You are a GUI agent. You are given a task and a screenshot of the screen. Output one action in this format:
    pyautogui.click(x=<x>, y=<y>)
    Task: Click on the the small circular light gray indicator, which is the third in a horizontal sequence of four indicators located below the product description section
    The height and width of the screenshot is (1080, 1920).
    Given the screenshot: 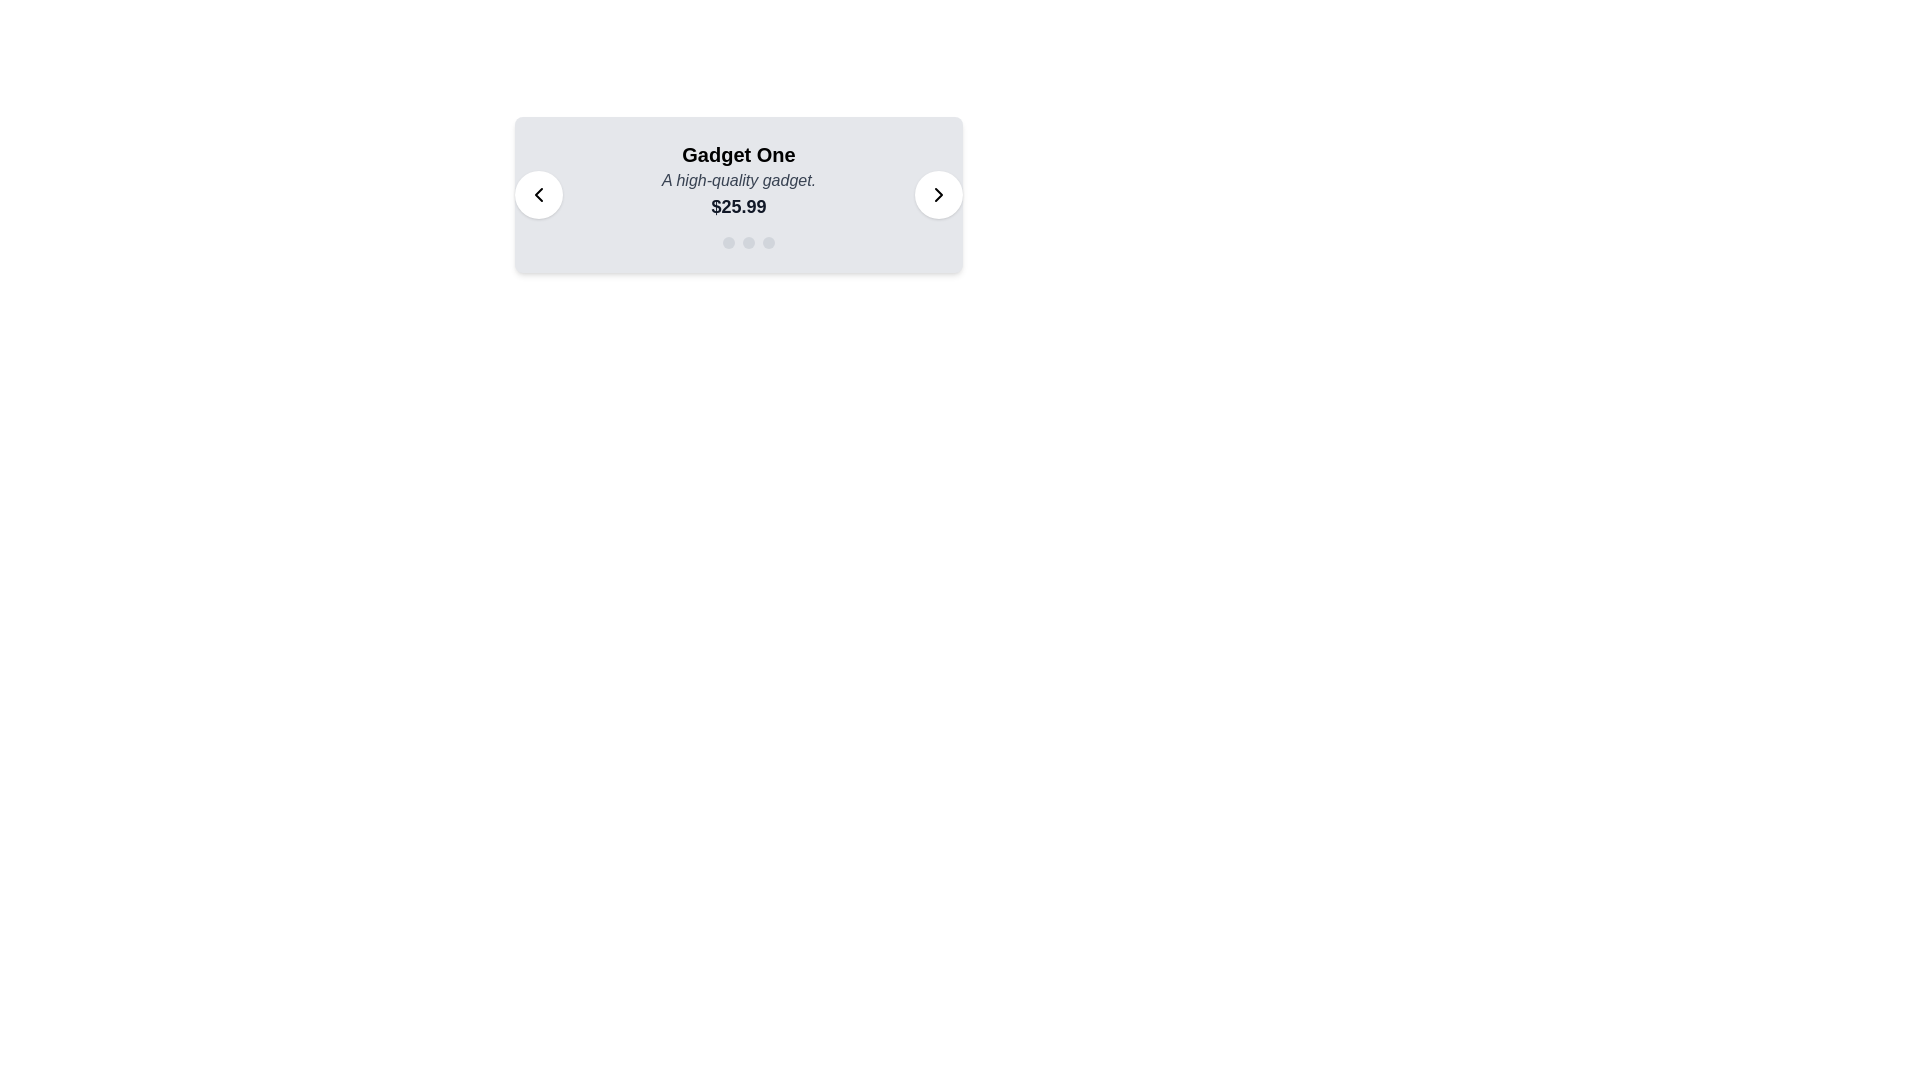 What is the action you would take?
    pyautogui.click(x=747, y=242)
    